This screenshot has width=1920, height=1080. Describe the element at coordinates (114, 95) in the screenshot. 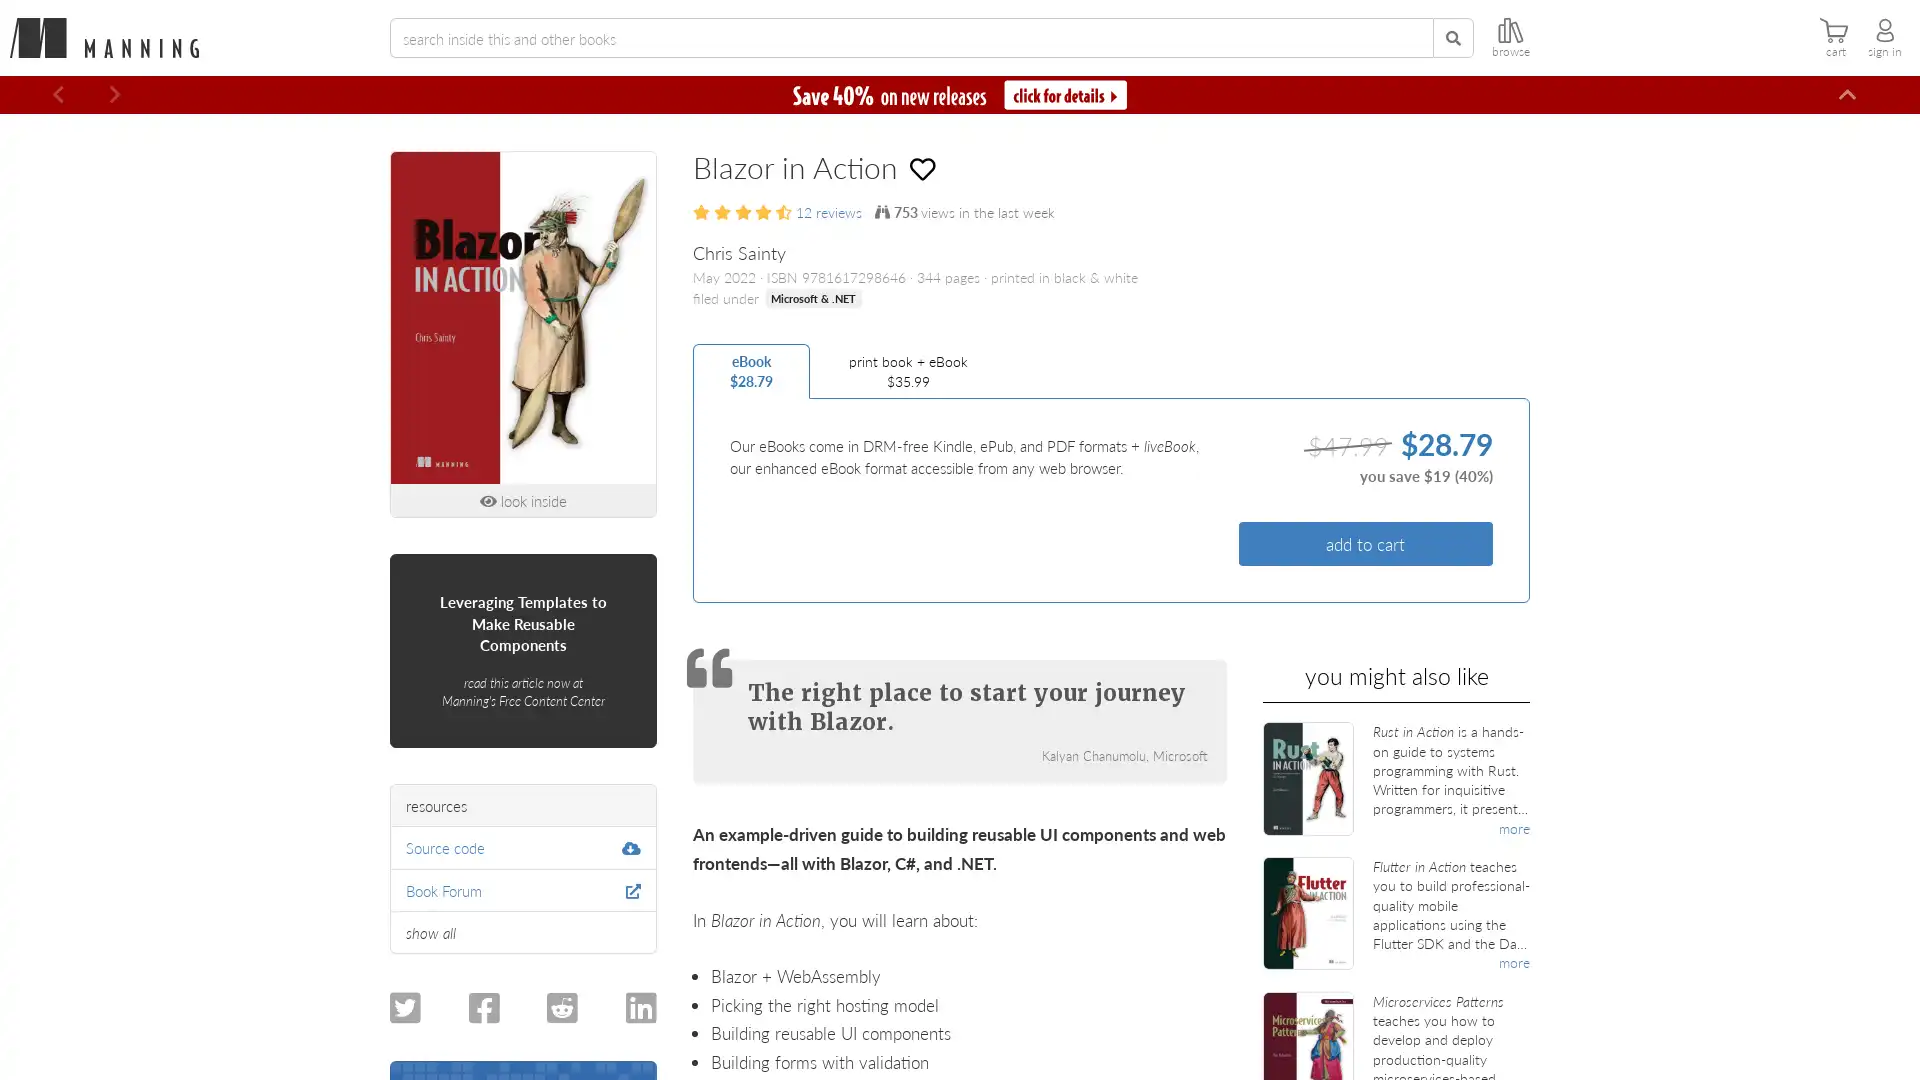

I see `Next` at that location.